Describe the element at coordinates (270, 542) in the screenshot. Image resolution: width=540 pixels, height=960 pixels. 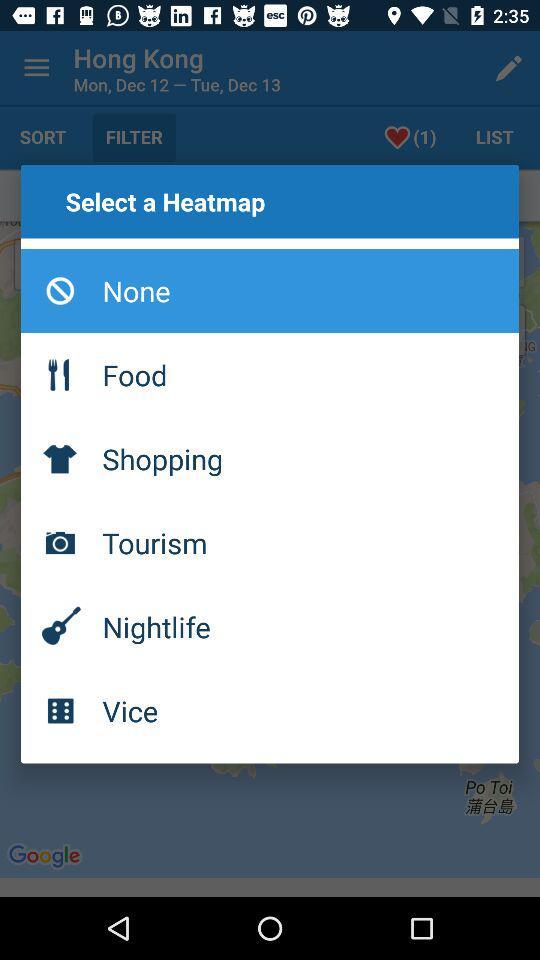
I see `the tourism icon` at that location.